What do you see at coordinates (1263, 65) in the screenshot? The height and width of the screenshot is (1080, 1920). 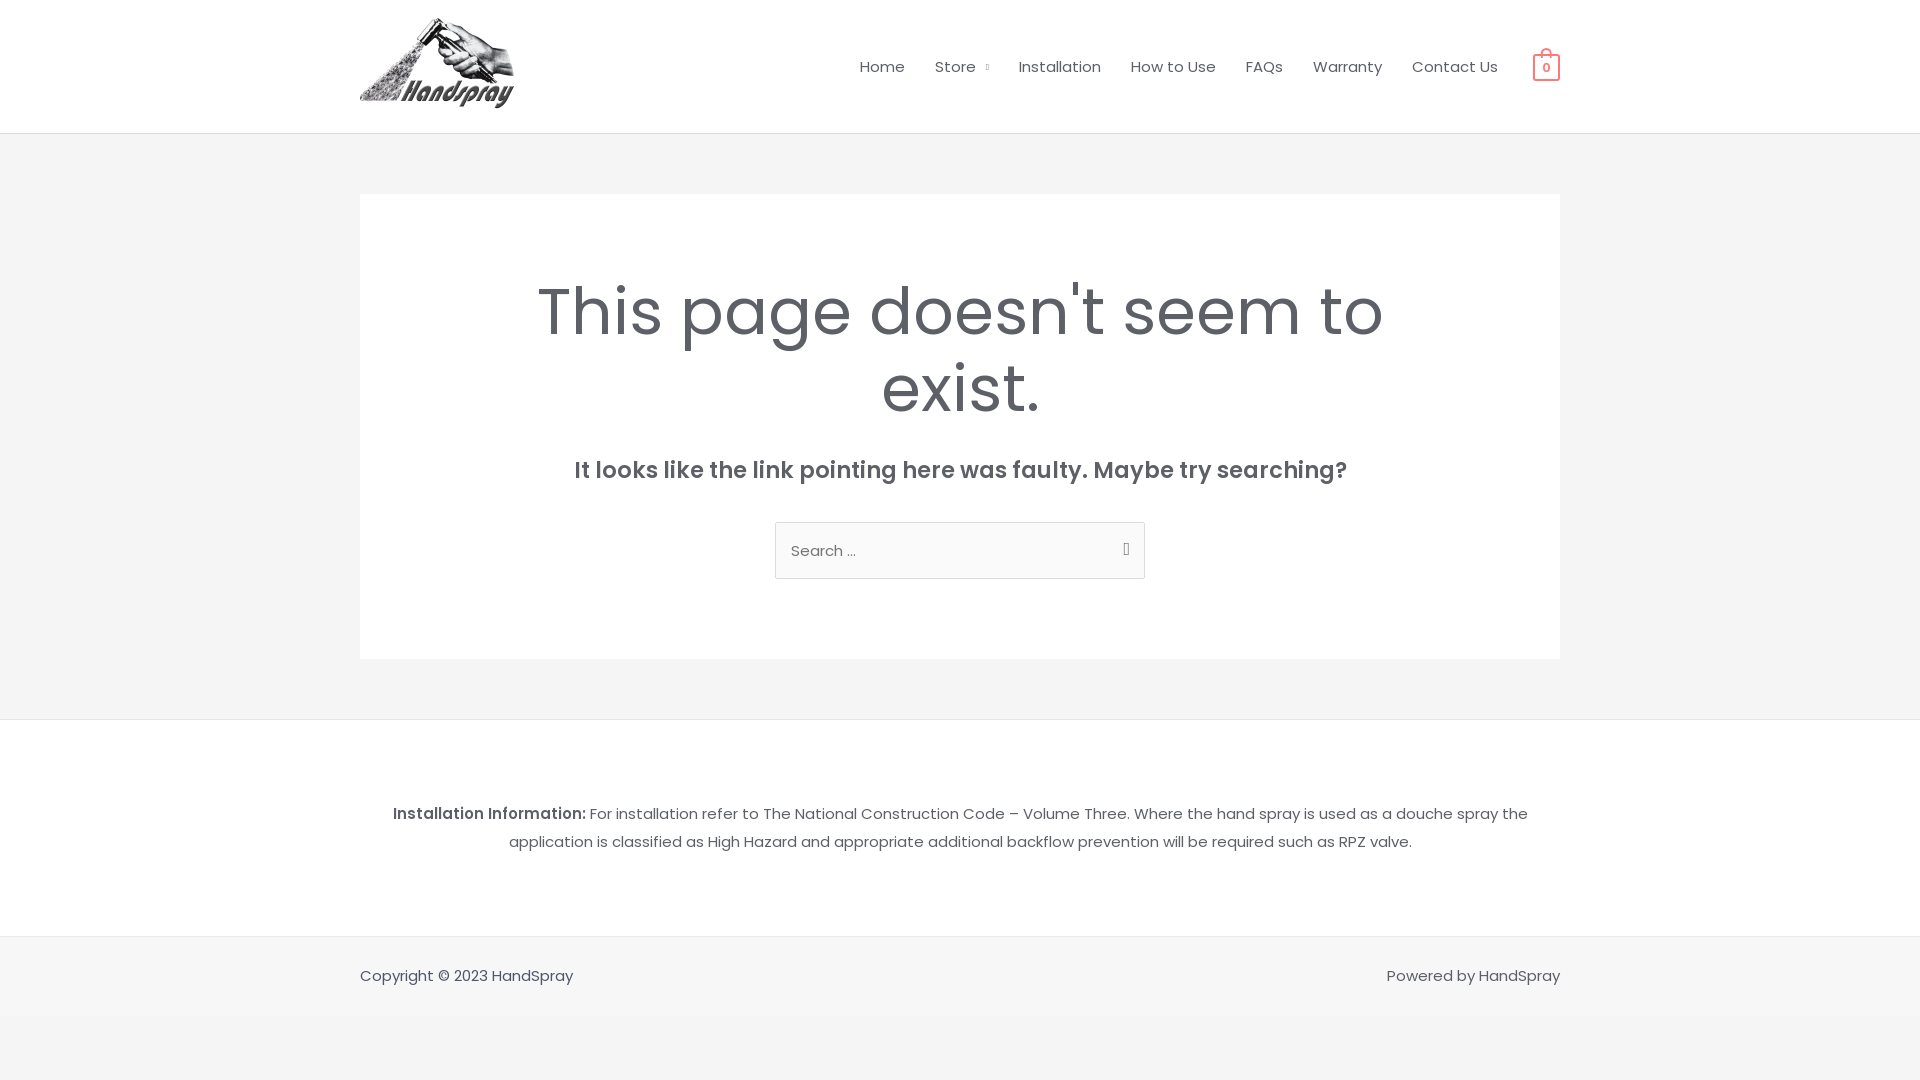 I see `'FAQs'` at bounding box center [1263, 65].